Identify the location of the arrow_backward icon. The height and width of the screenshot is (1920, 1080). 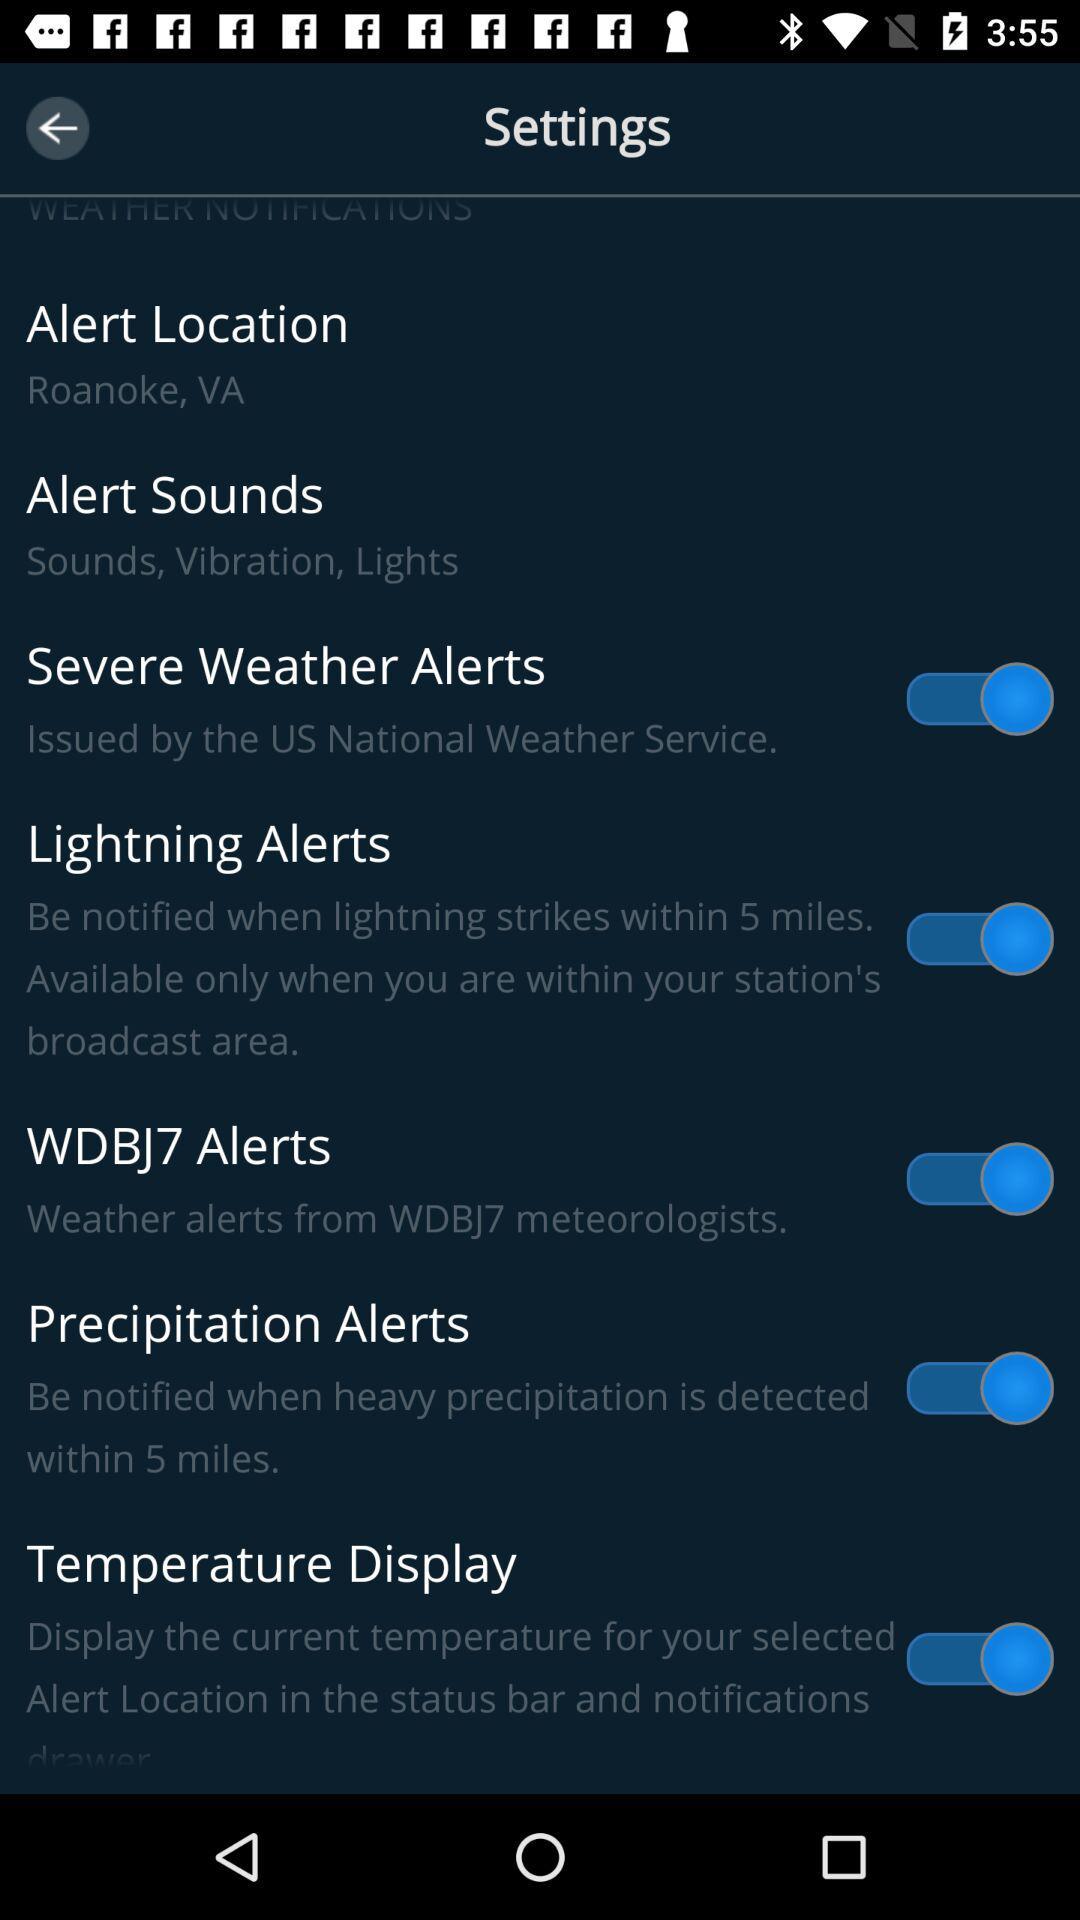
(56, 127).